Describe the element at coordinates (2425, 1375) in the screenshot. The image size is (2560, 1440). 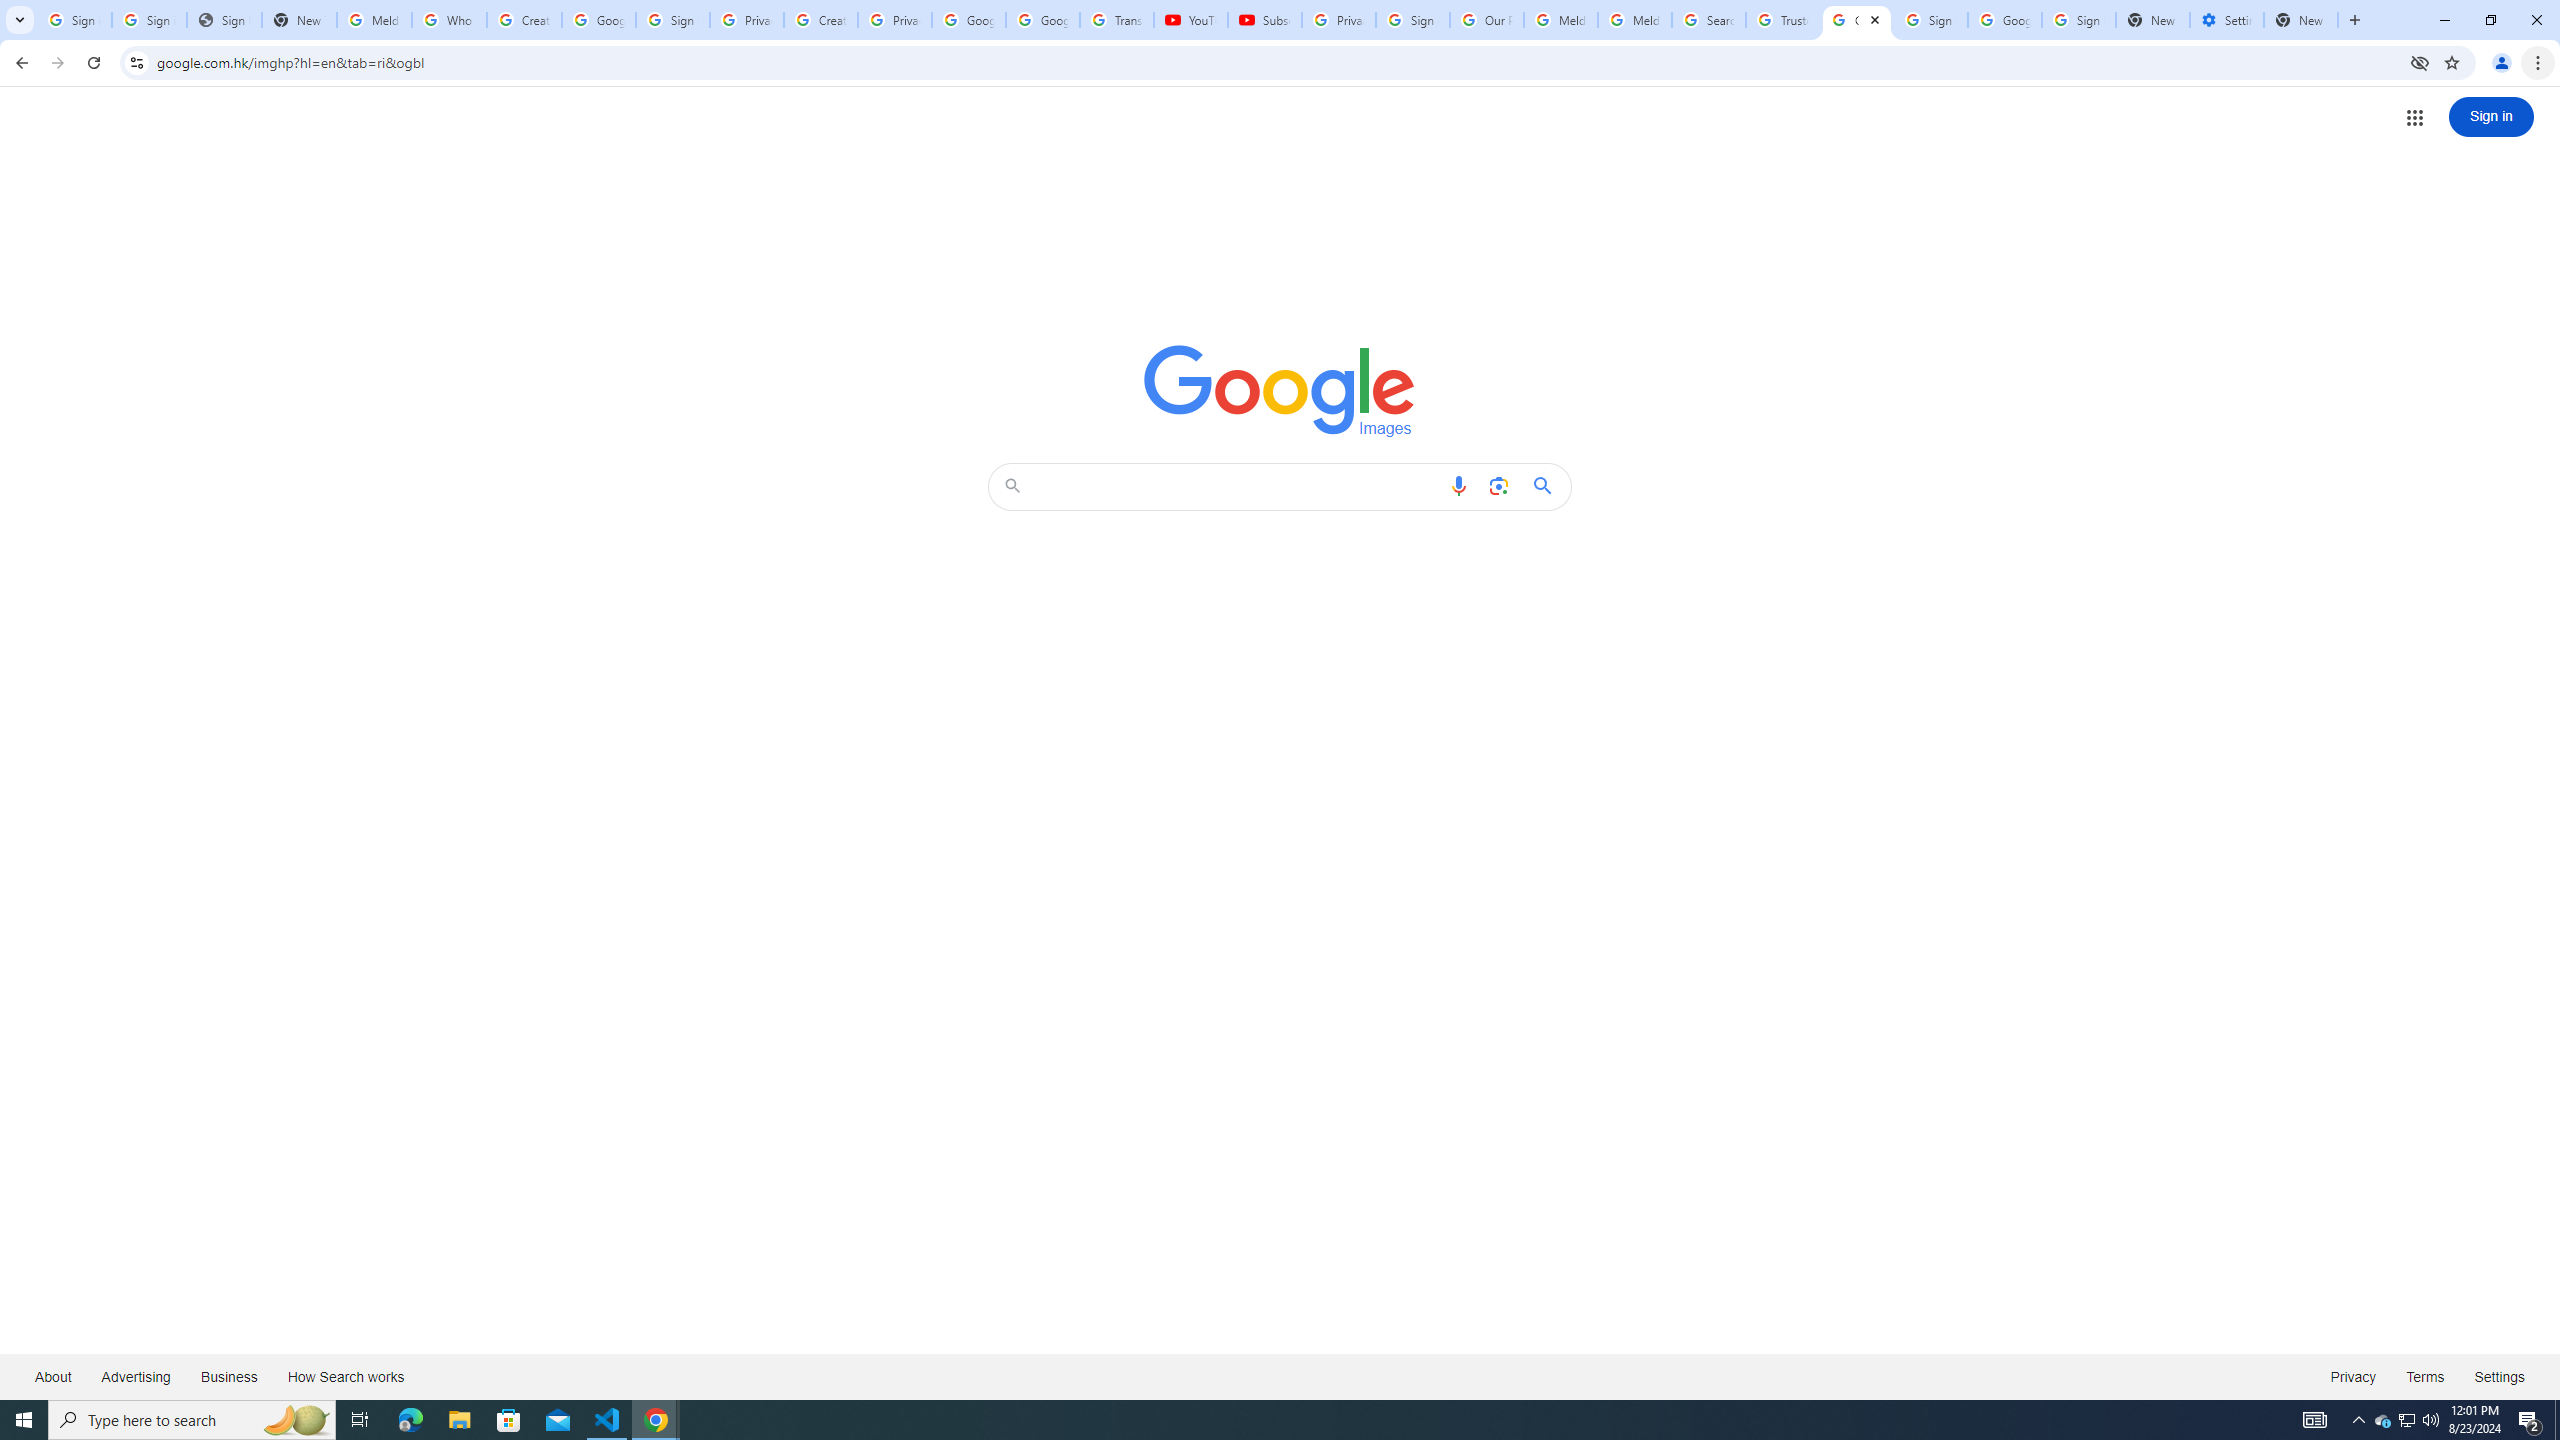
I see `'Terms'` at that location.